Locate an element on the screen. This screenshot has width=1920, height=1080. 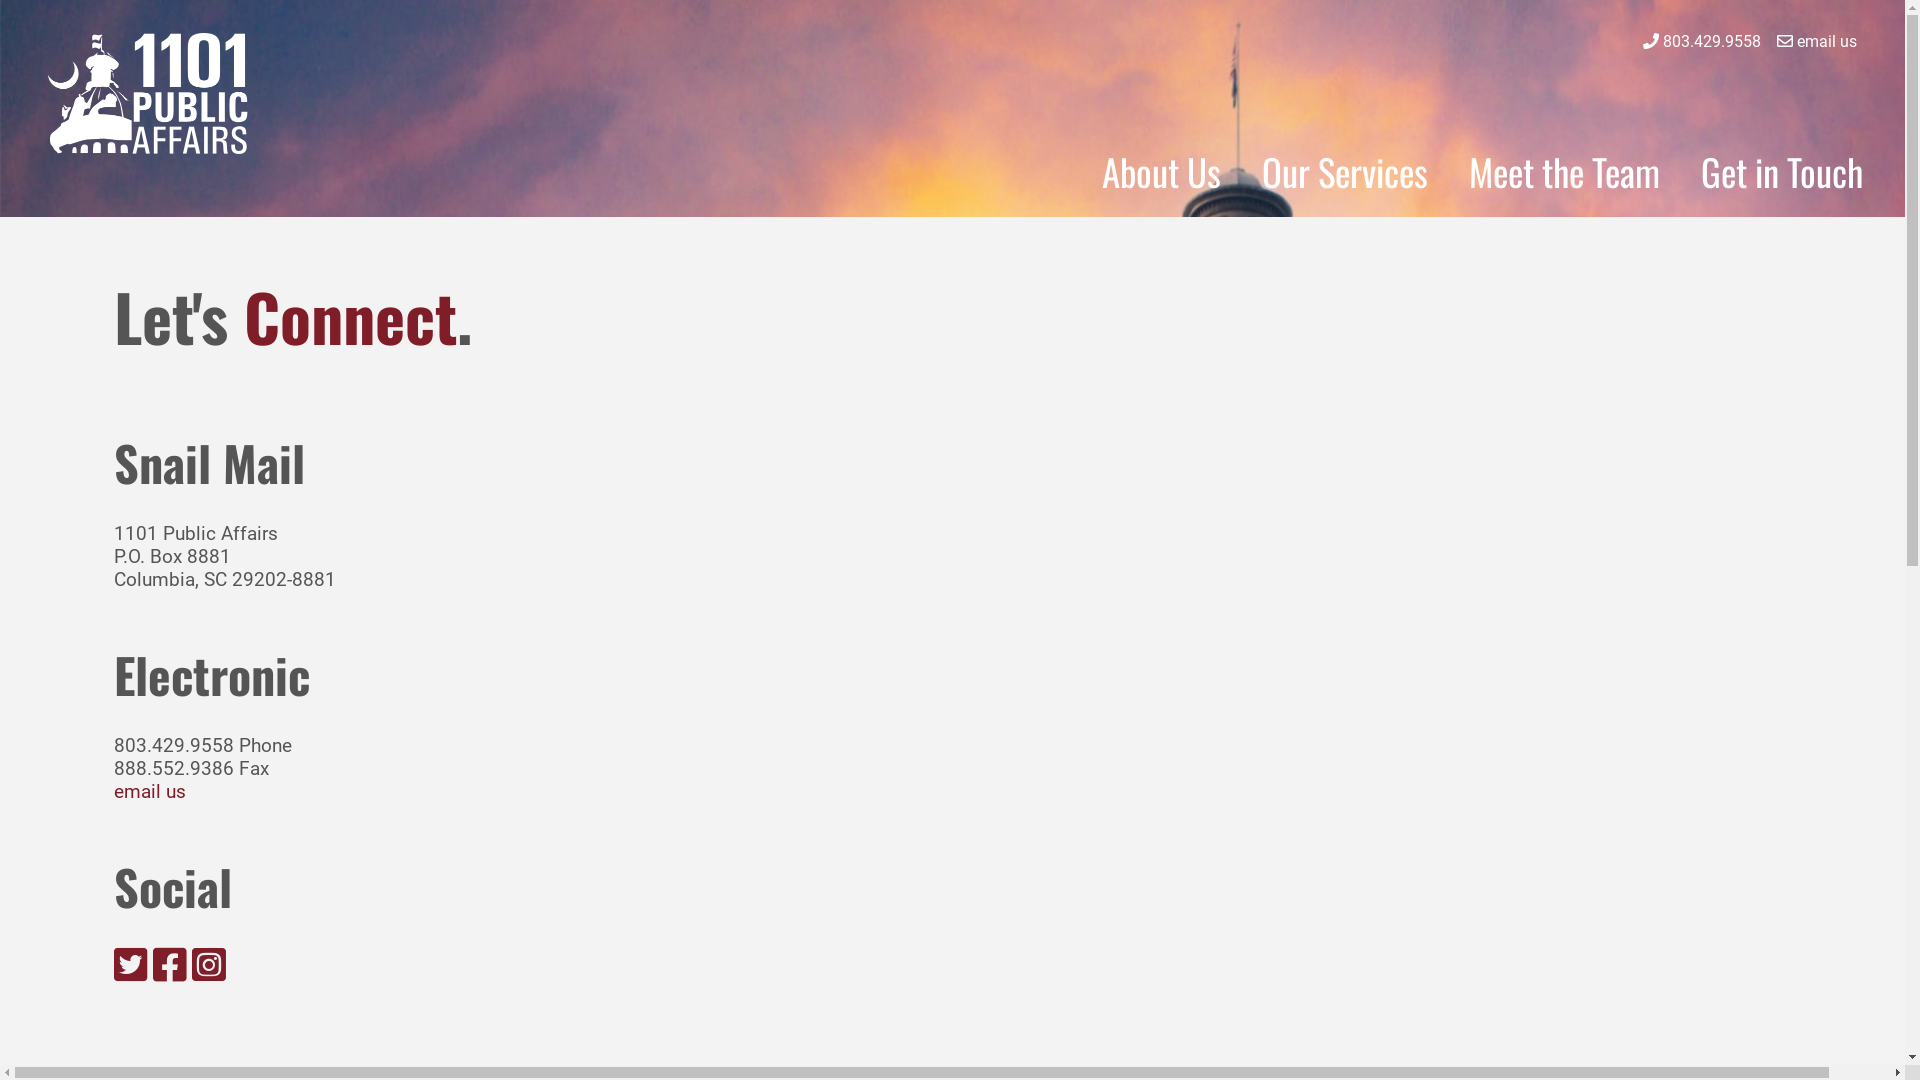
'email us' is located at coordinates (1796, 41).